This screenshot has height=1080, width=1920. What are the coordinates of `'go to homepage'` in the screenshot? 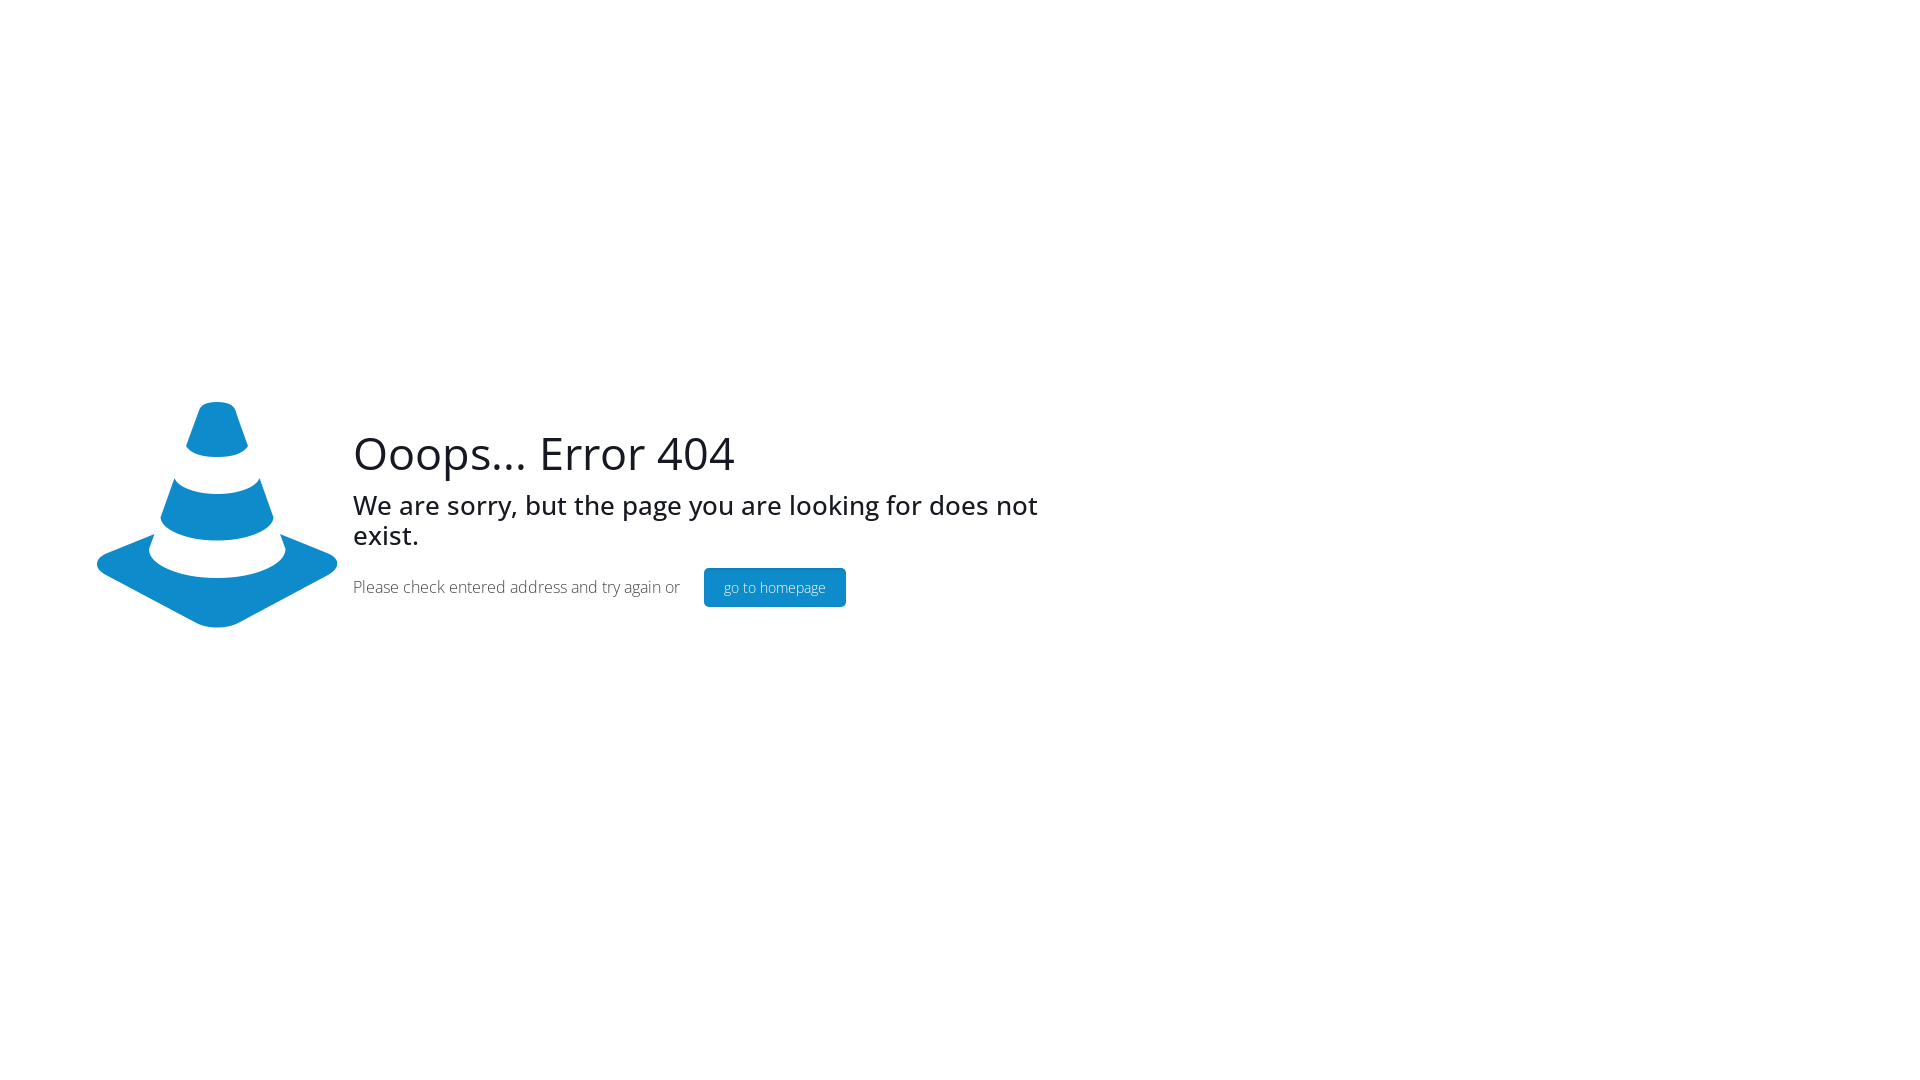 It's located at (773, 586).